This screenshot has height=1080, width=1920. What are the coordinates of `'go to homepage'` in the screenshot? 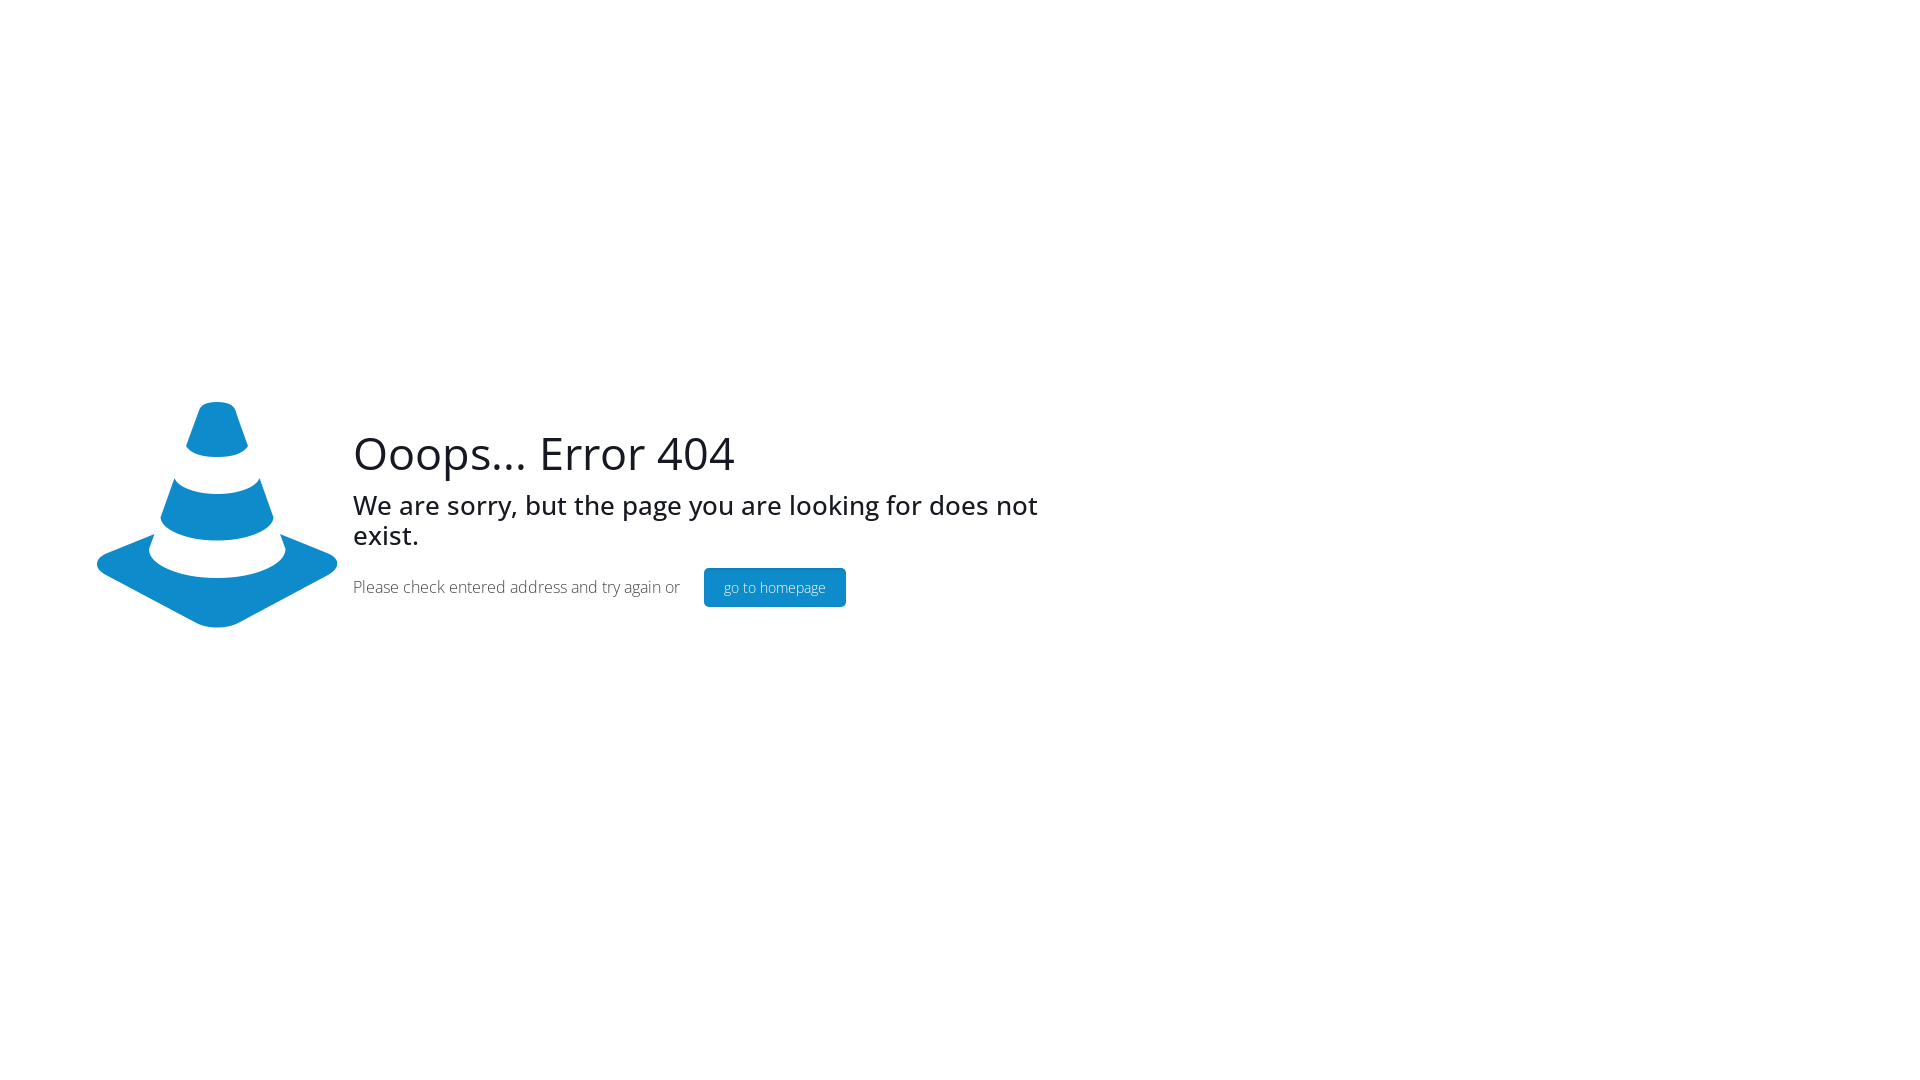 It's located at (773, 586).